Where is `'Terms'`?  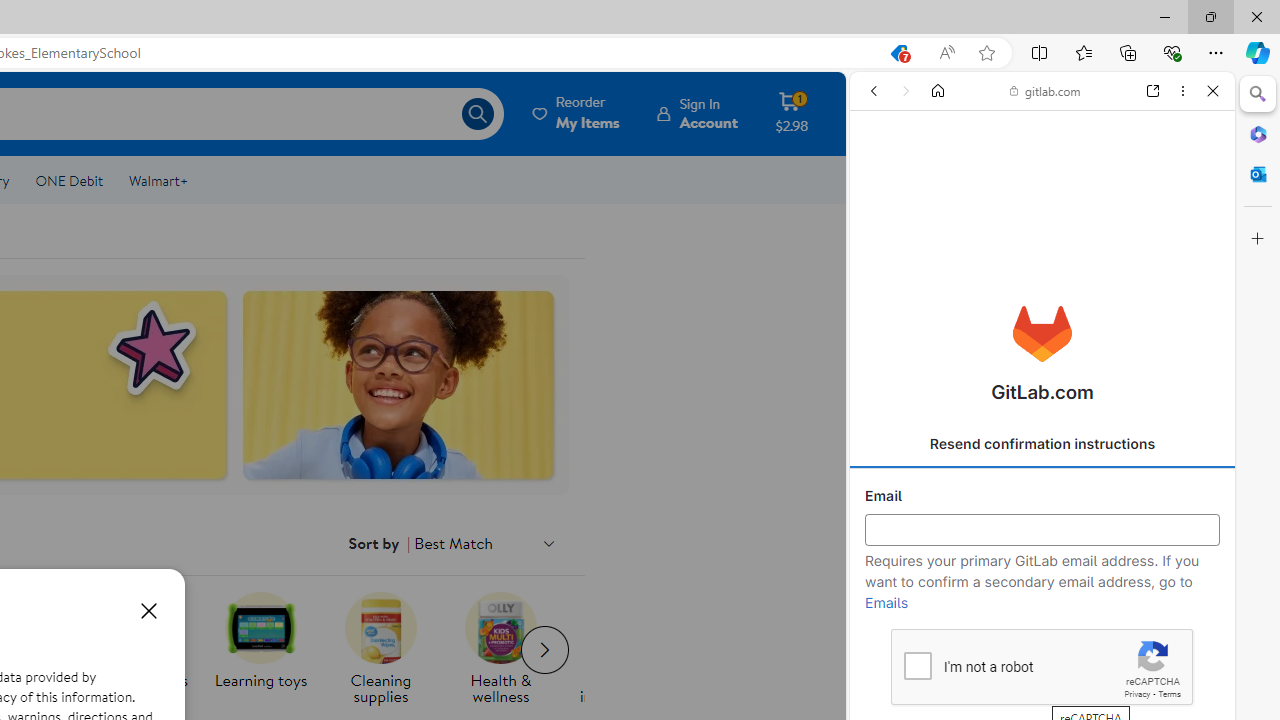 'Terms' is located at coordinates (1169, 693).